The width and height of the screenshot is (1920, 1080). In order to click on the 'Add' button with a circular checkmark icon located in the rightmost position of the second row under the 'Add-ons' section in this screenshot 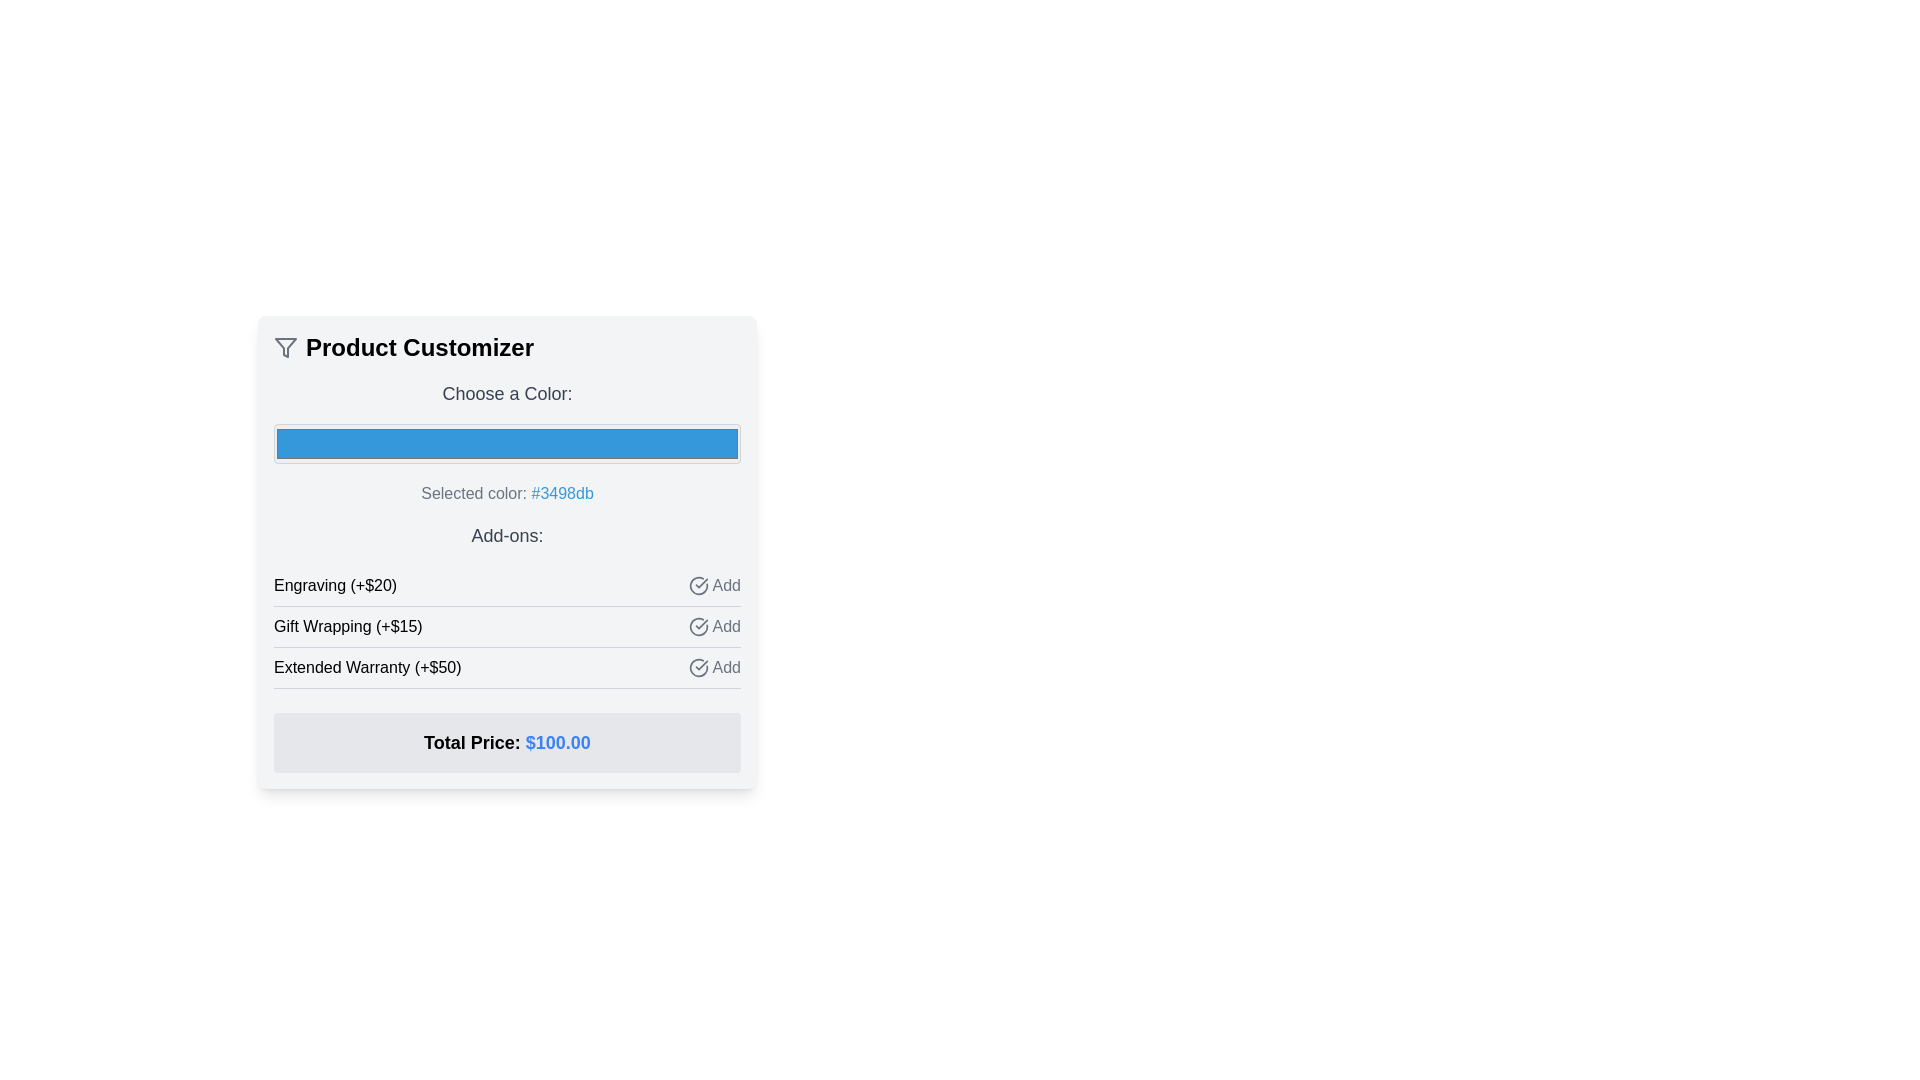, I will do `click(714, 626)`.